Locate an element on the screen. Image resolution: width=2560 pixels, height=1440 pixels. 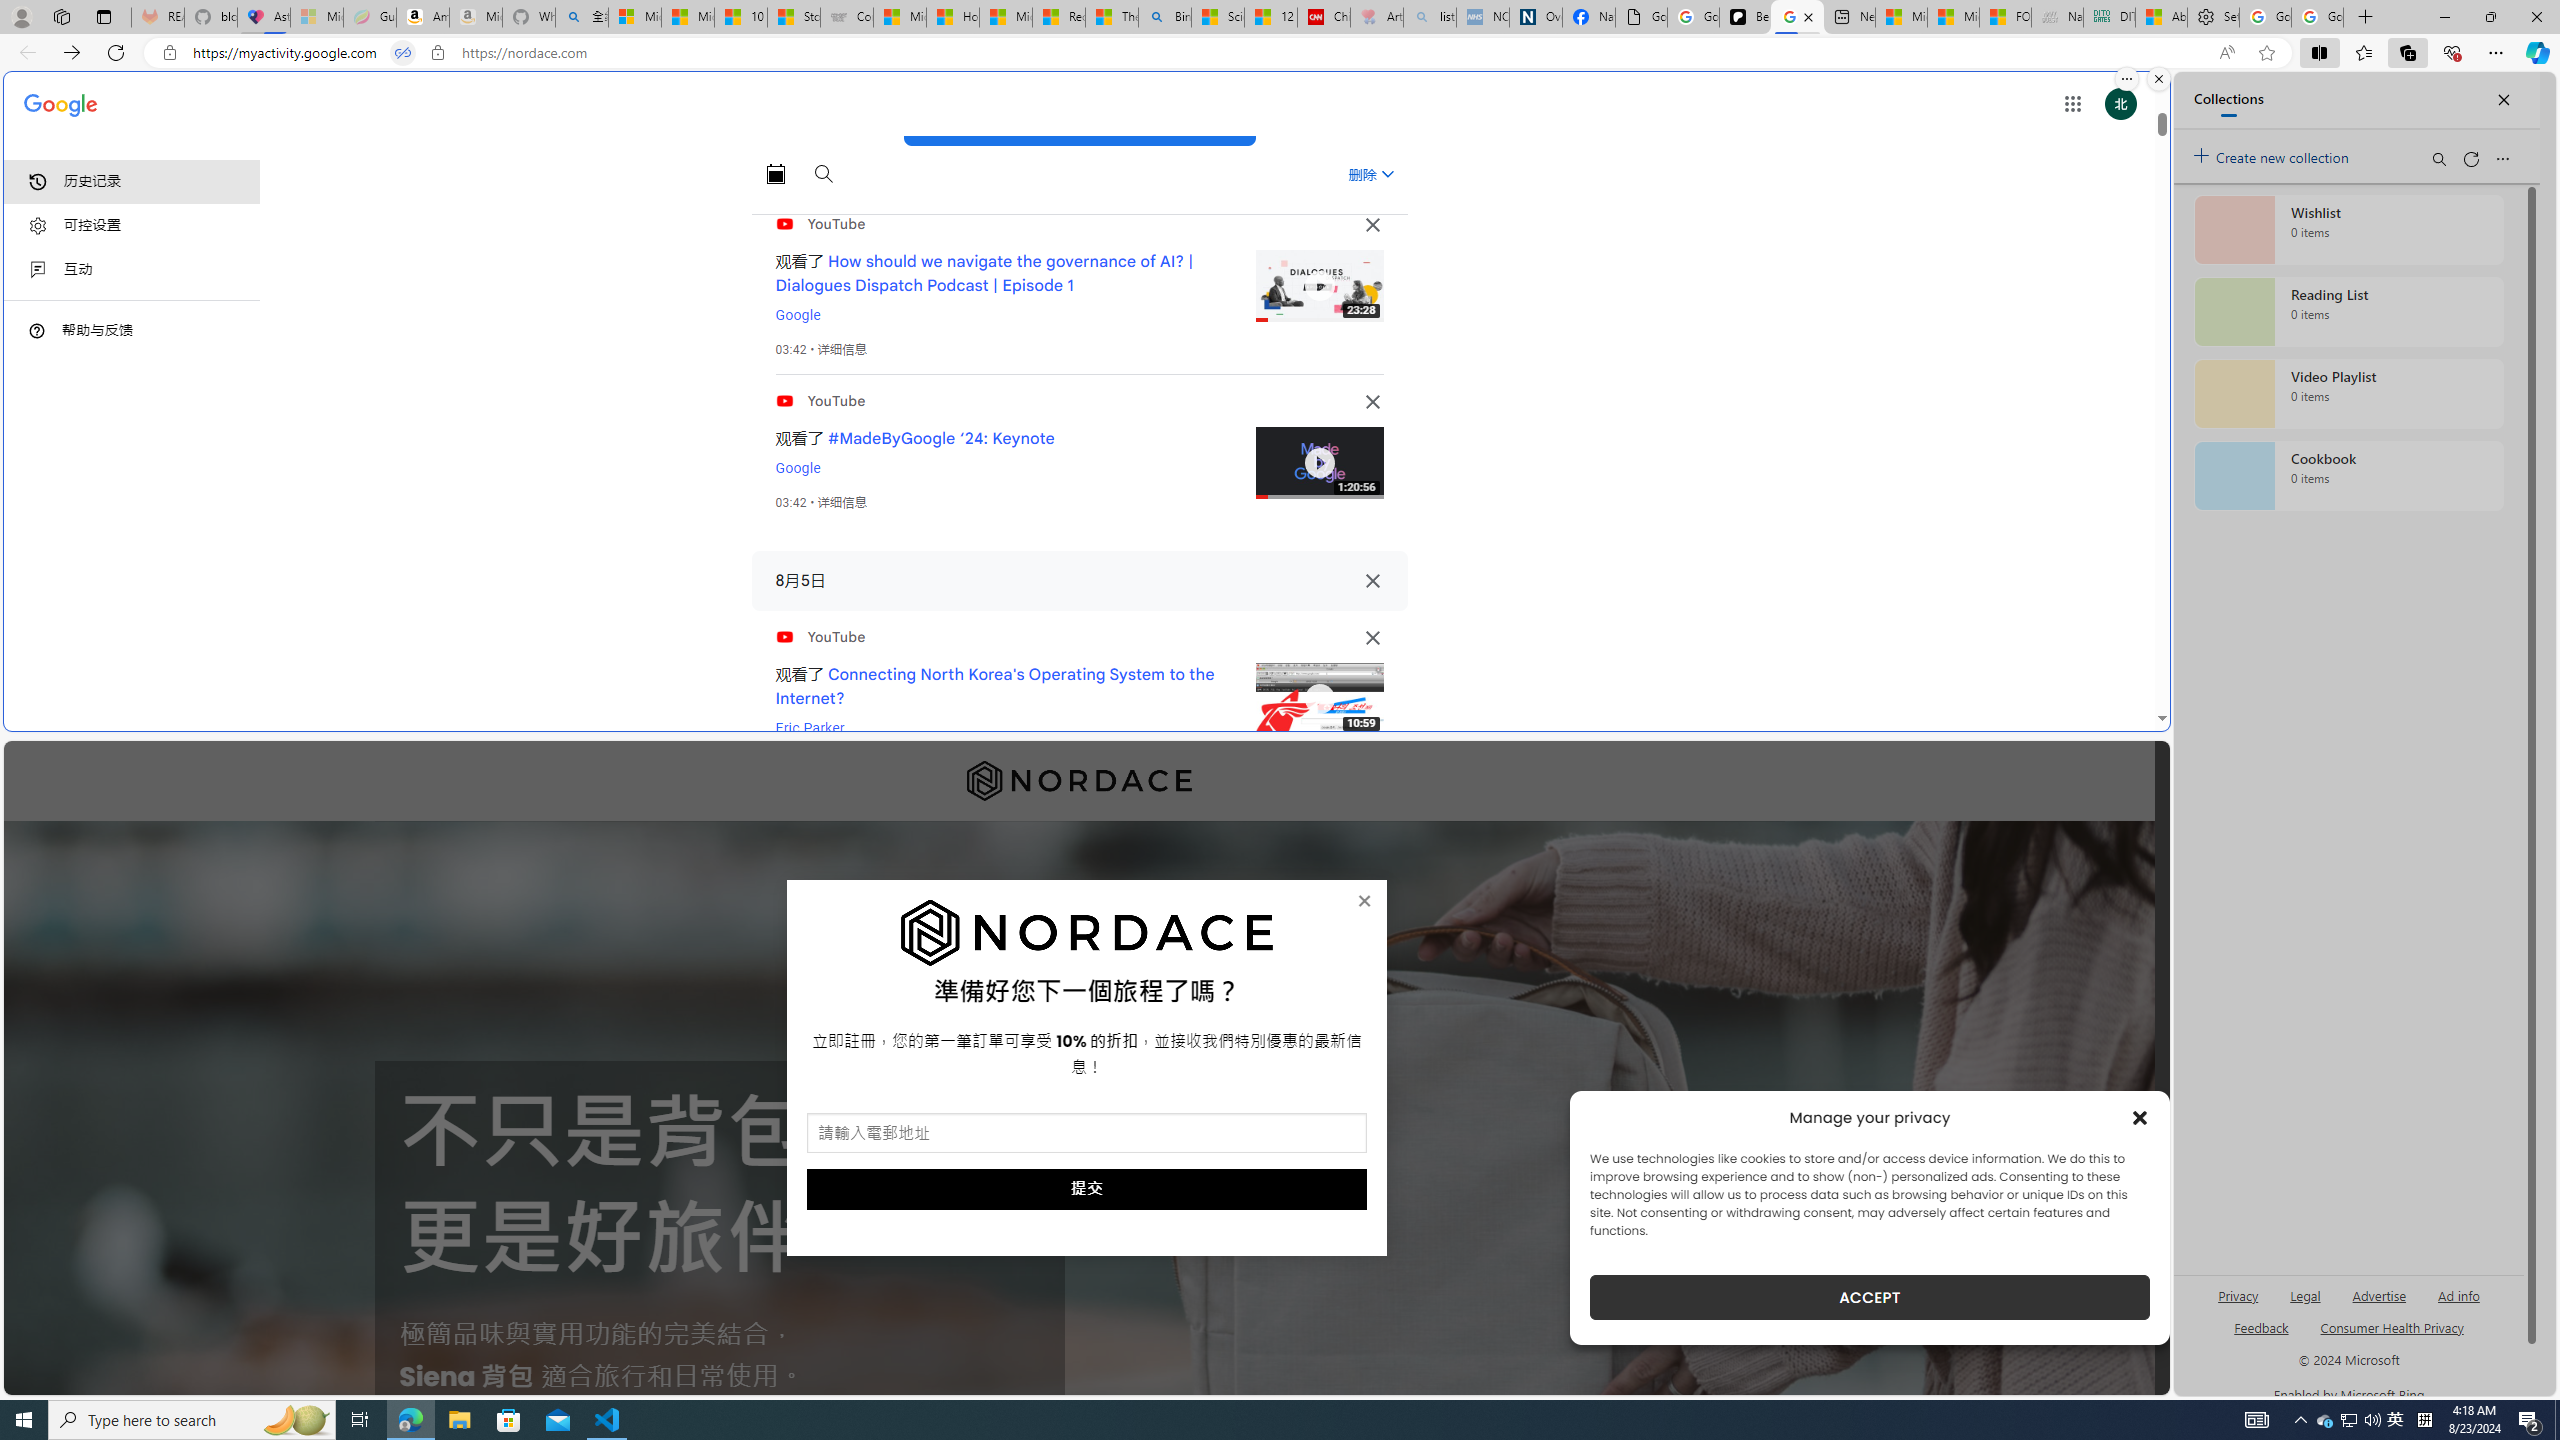
'Class: IVR0f NMm5M' is located at coordinates (1318, 698).